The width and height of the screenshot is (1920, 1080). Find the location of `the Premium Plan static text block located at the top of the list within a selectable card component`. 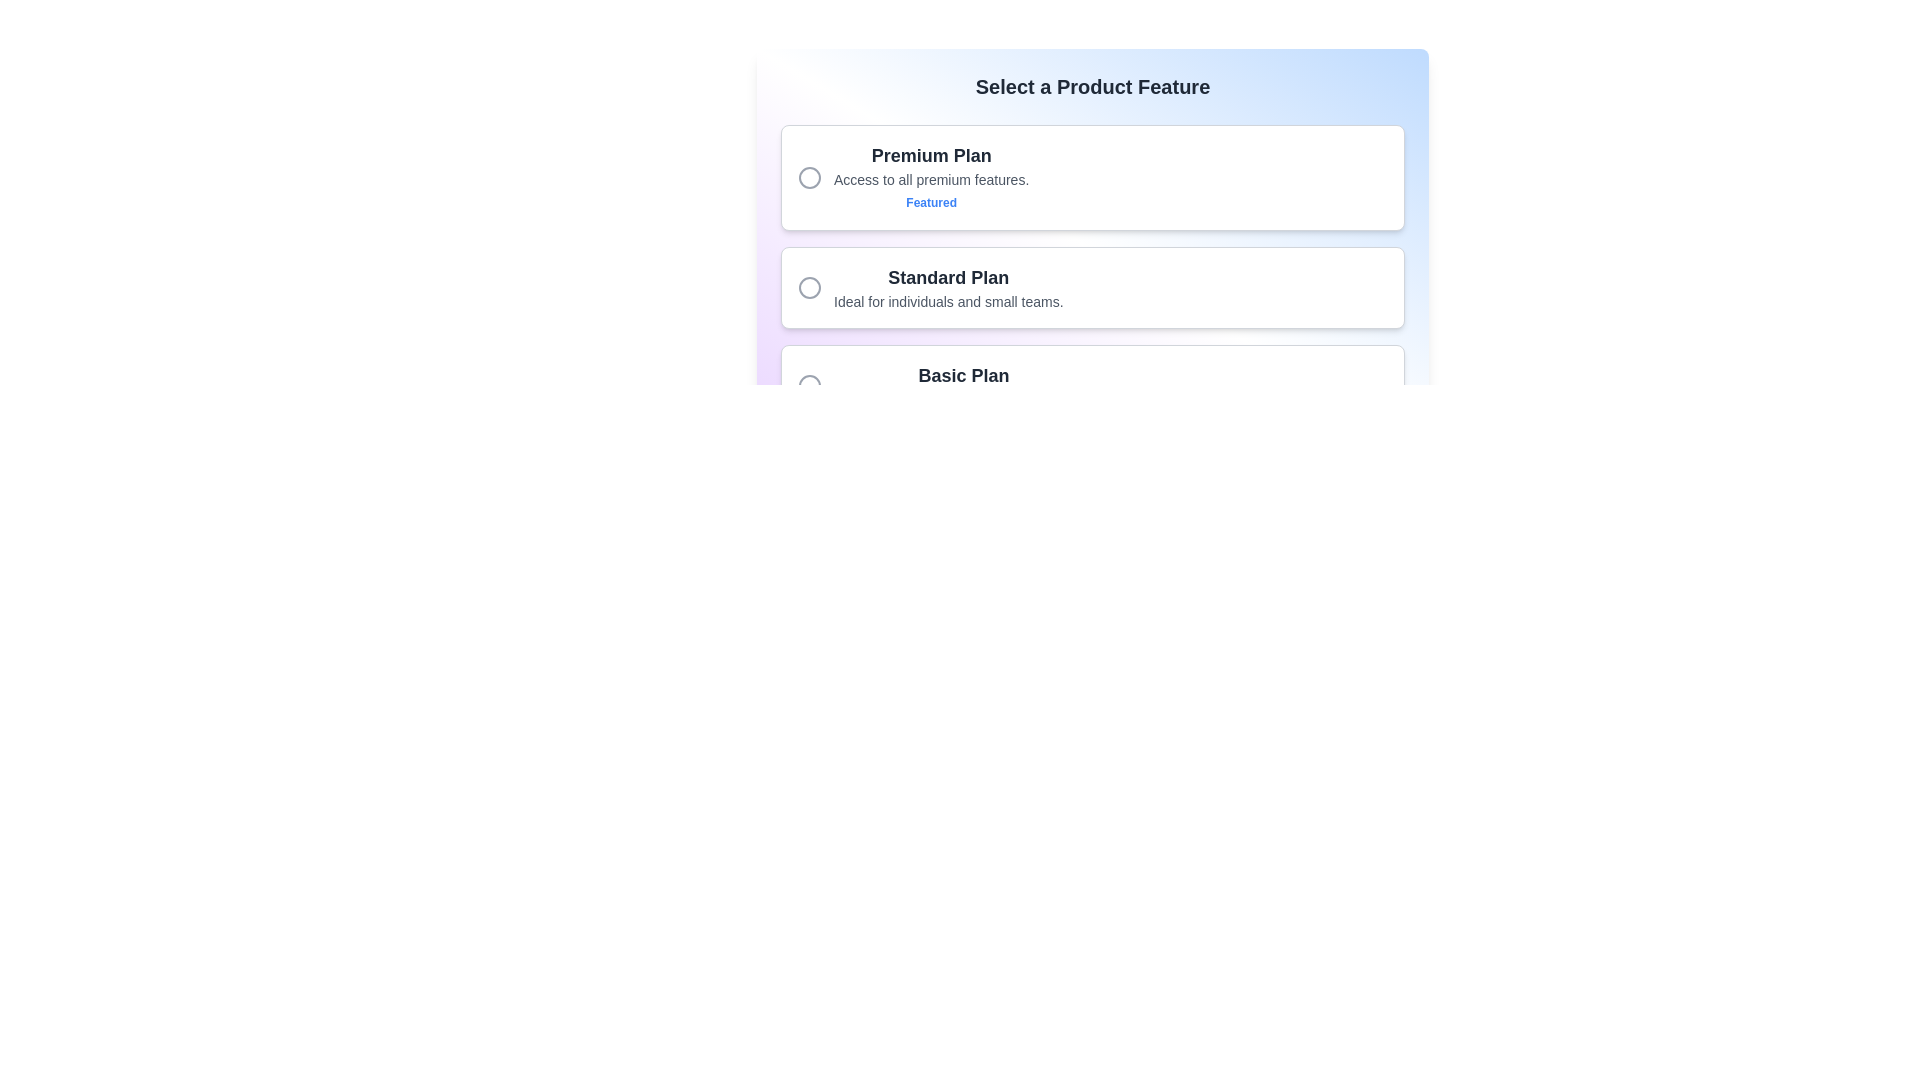

the Premium Plan static text block located at the top of the list within a selectable card component is located at coordinates (930, 176).